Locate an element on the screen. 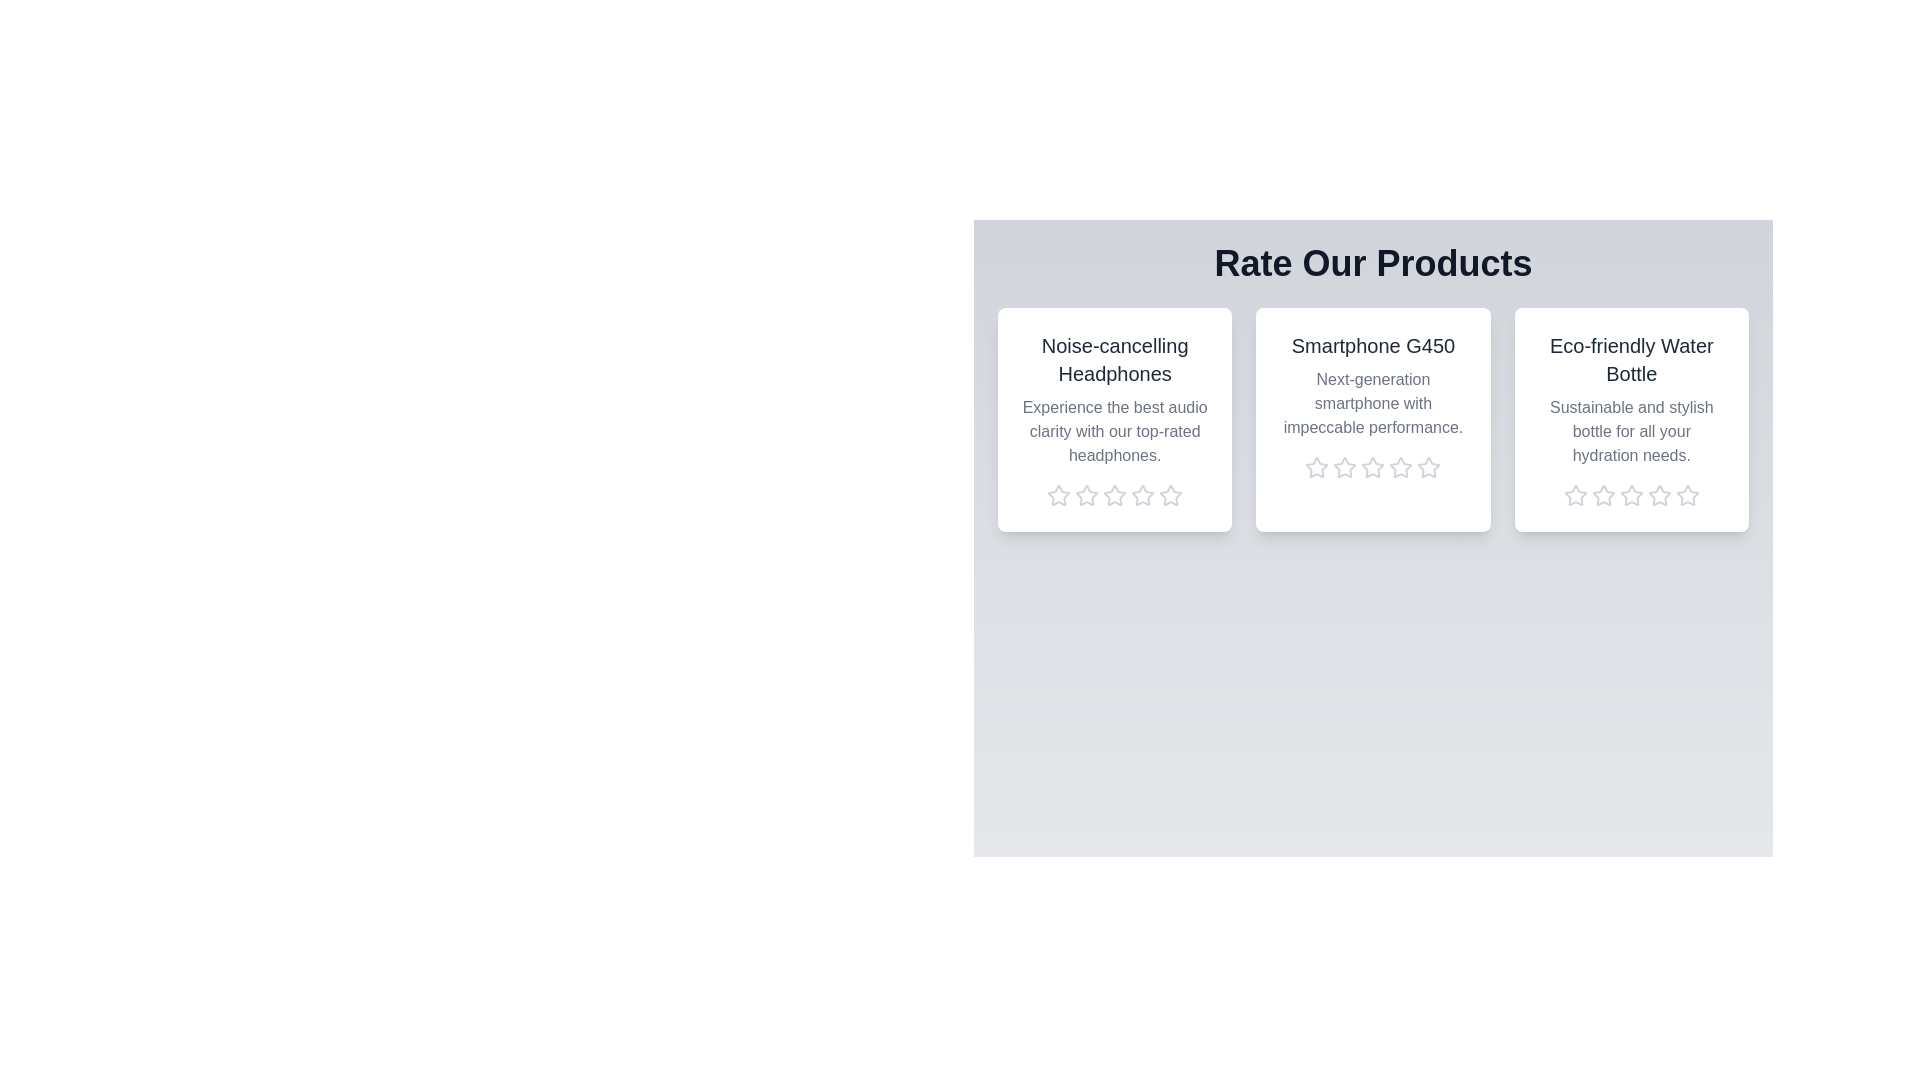 The width and height of the screenshot is (1920, 1080). the rating of the product 'Eco-friendly Water Bottle' to 2 stars is located at coordinates (1603, 495).